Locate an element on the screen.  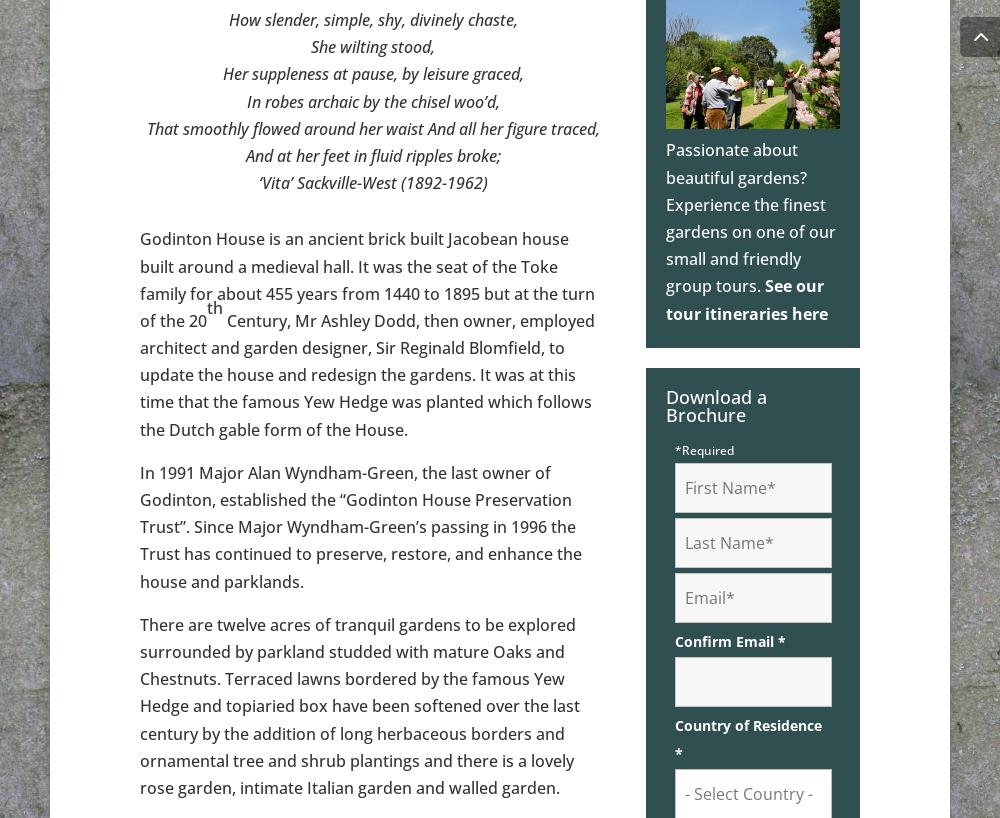
'How slender, simple, shy, divinely chaste,' is located at coordinates (371, 18).